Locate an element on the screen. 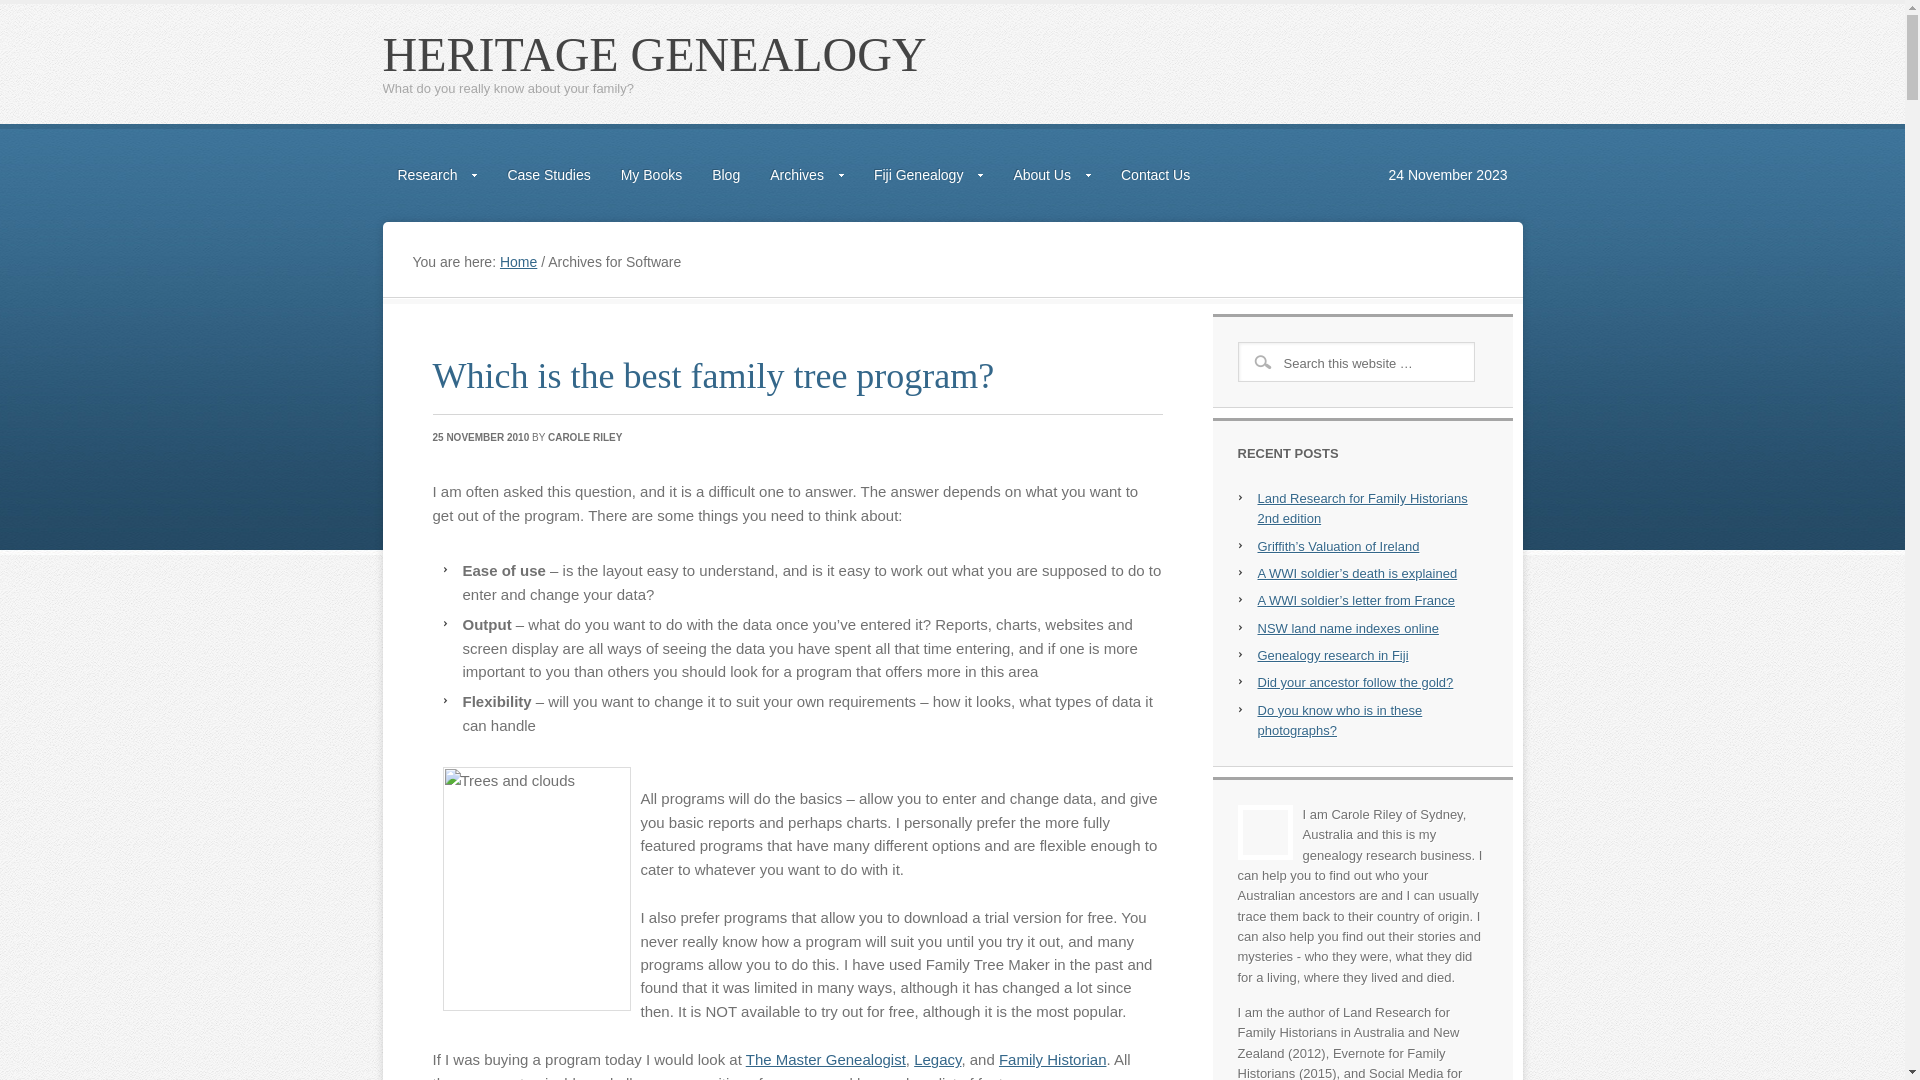 The width and height of the screenshot is (1920, 1080). 'Genealogy research in Fiji' is located at coordinates (1333, 655).